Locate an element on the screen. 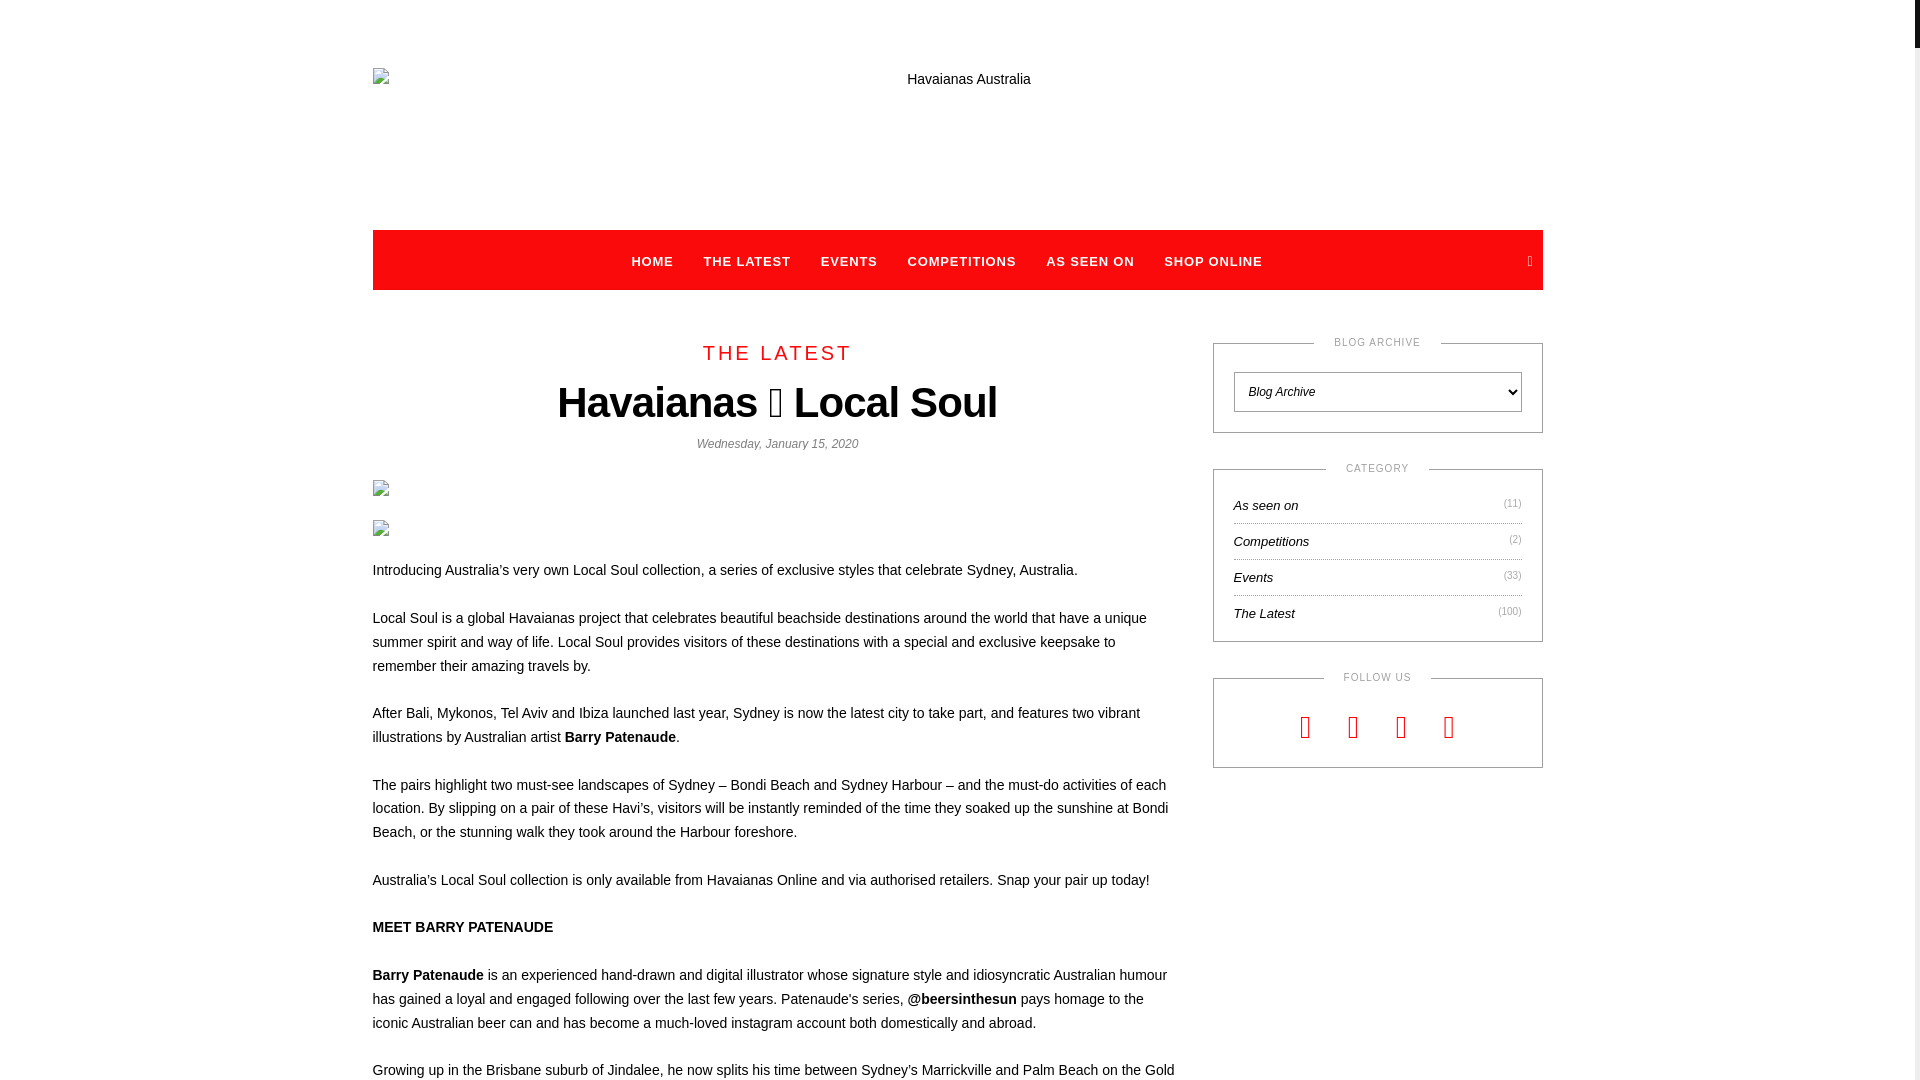 This screenshot has height=1080, width=1920. 'Competitions' is located at coordinates (1271, 541).